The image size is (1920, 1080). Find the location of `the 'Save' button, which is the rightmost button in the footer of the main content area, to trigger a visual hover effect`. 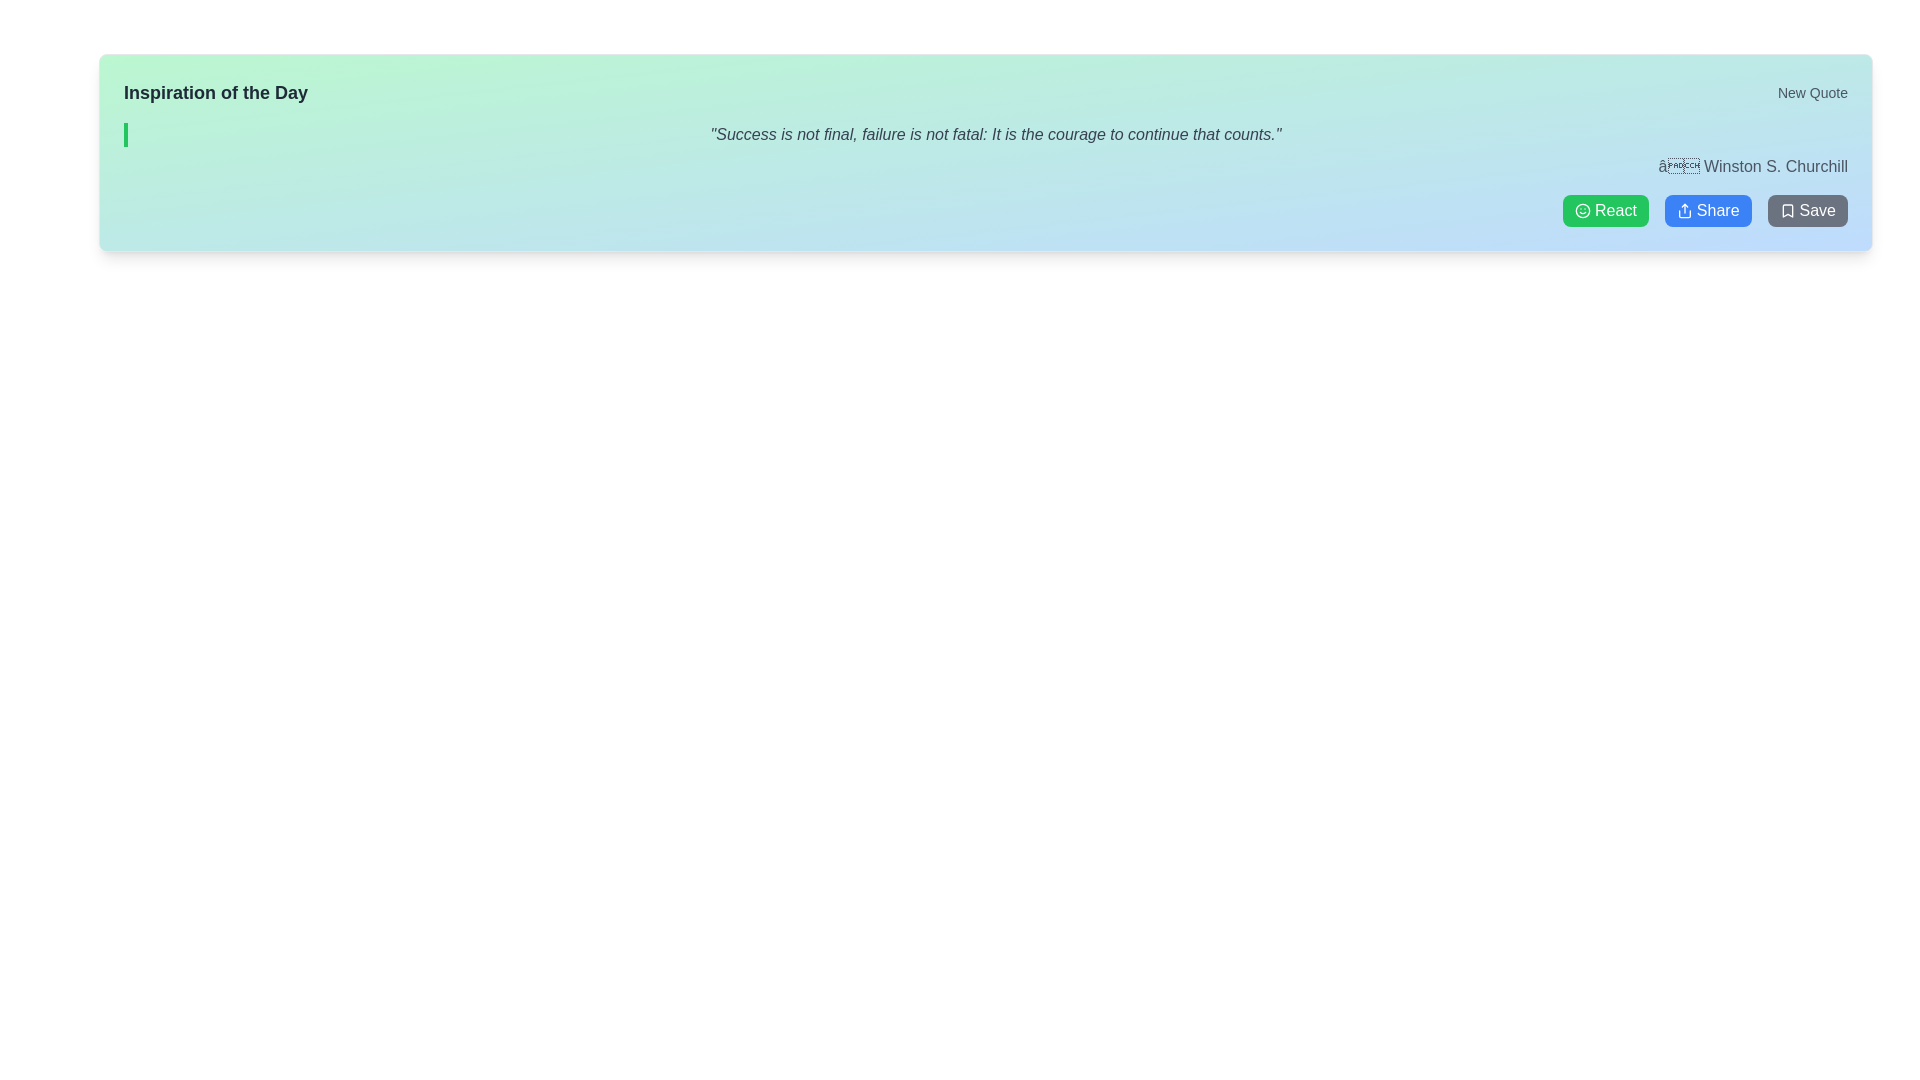

the 'Save' button, which is the rightmost button in the footer of the main content area, to trigger a visual hover effect is located at coordinates (1807, 211).